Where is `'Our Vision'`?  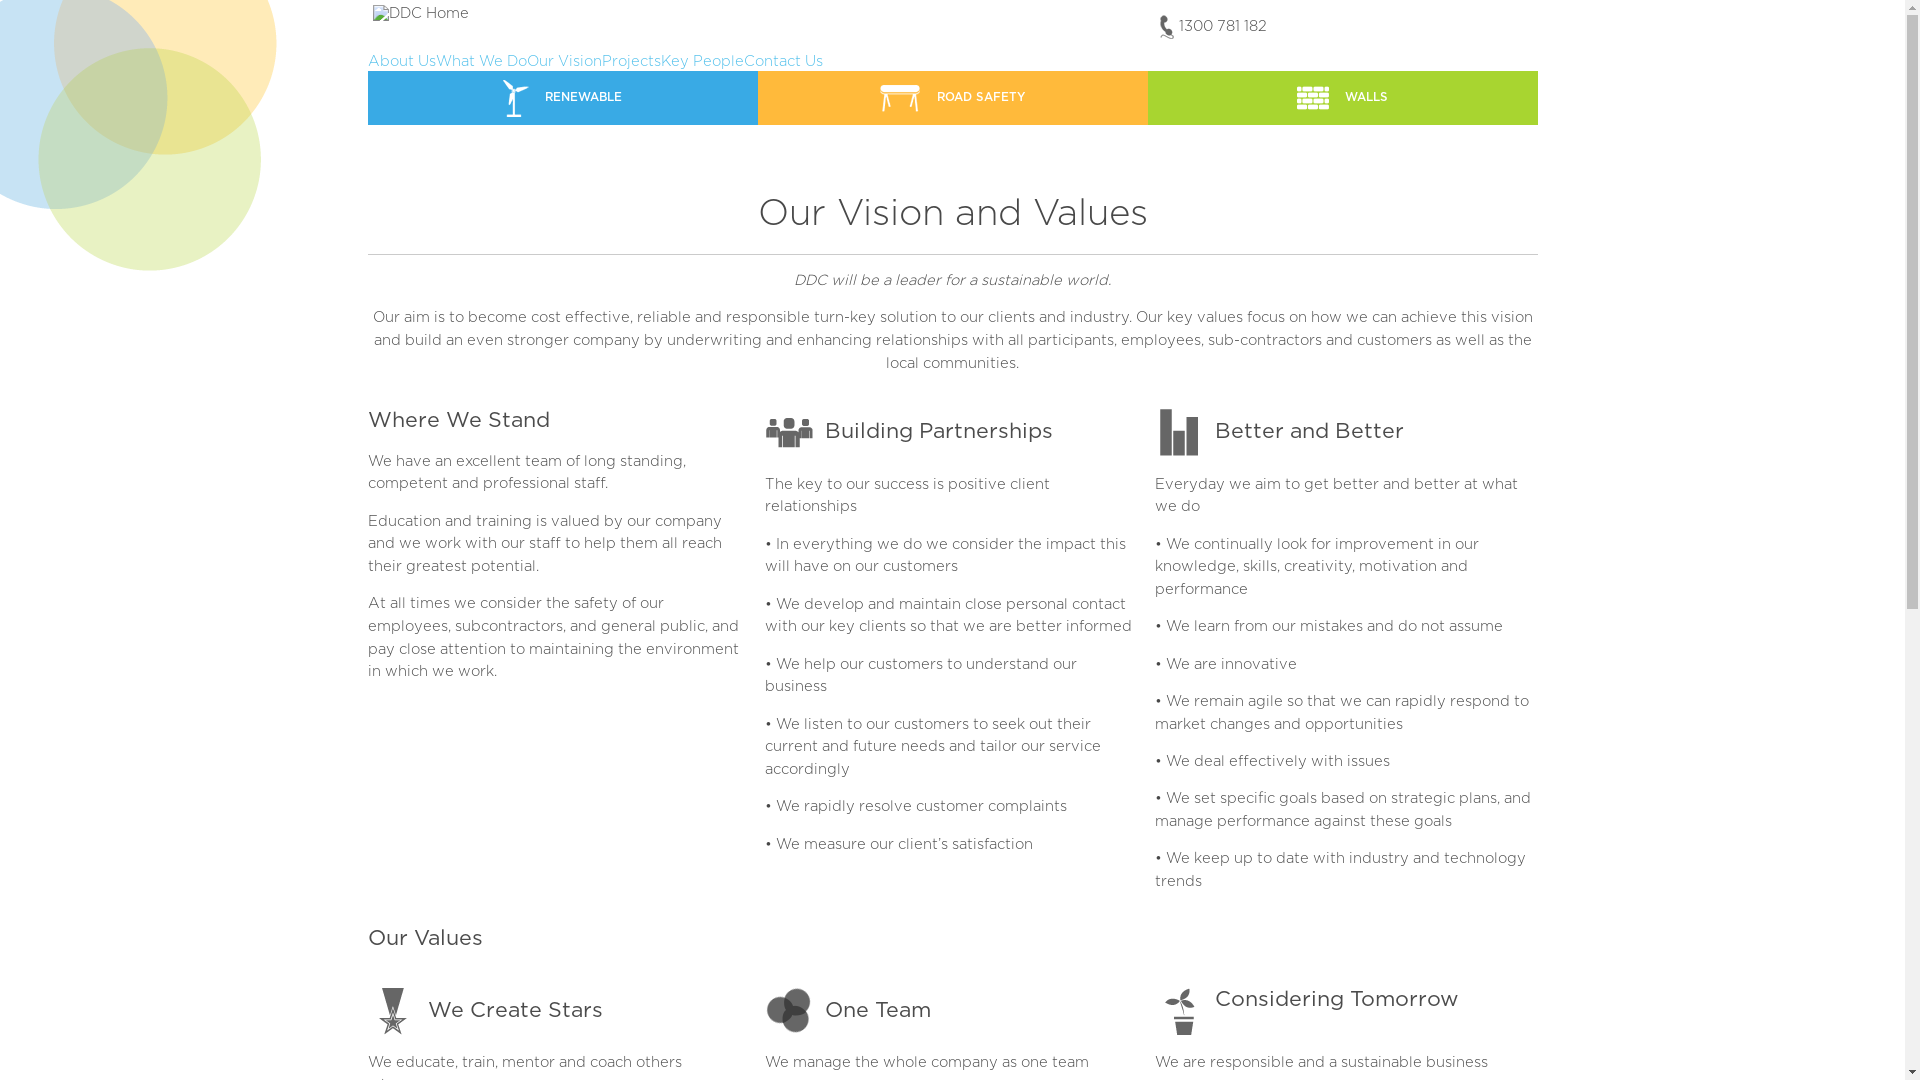 'Our Vision' is located at coordinates (526, 60).